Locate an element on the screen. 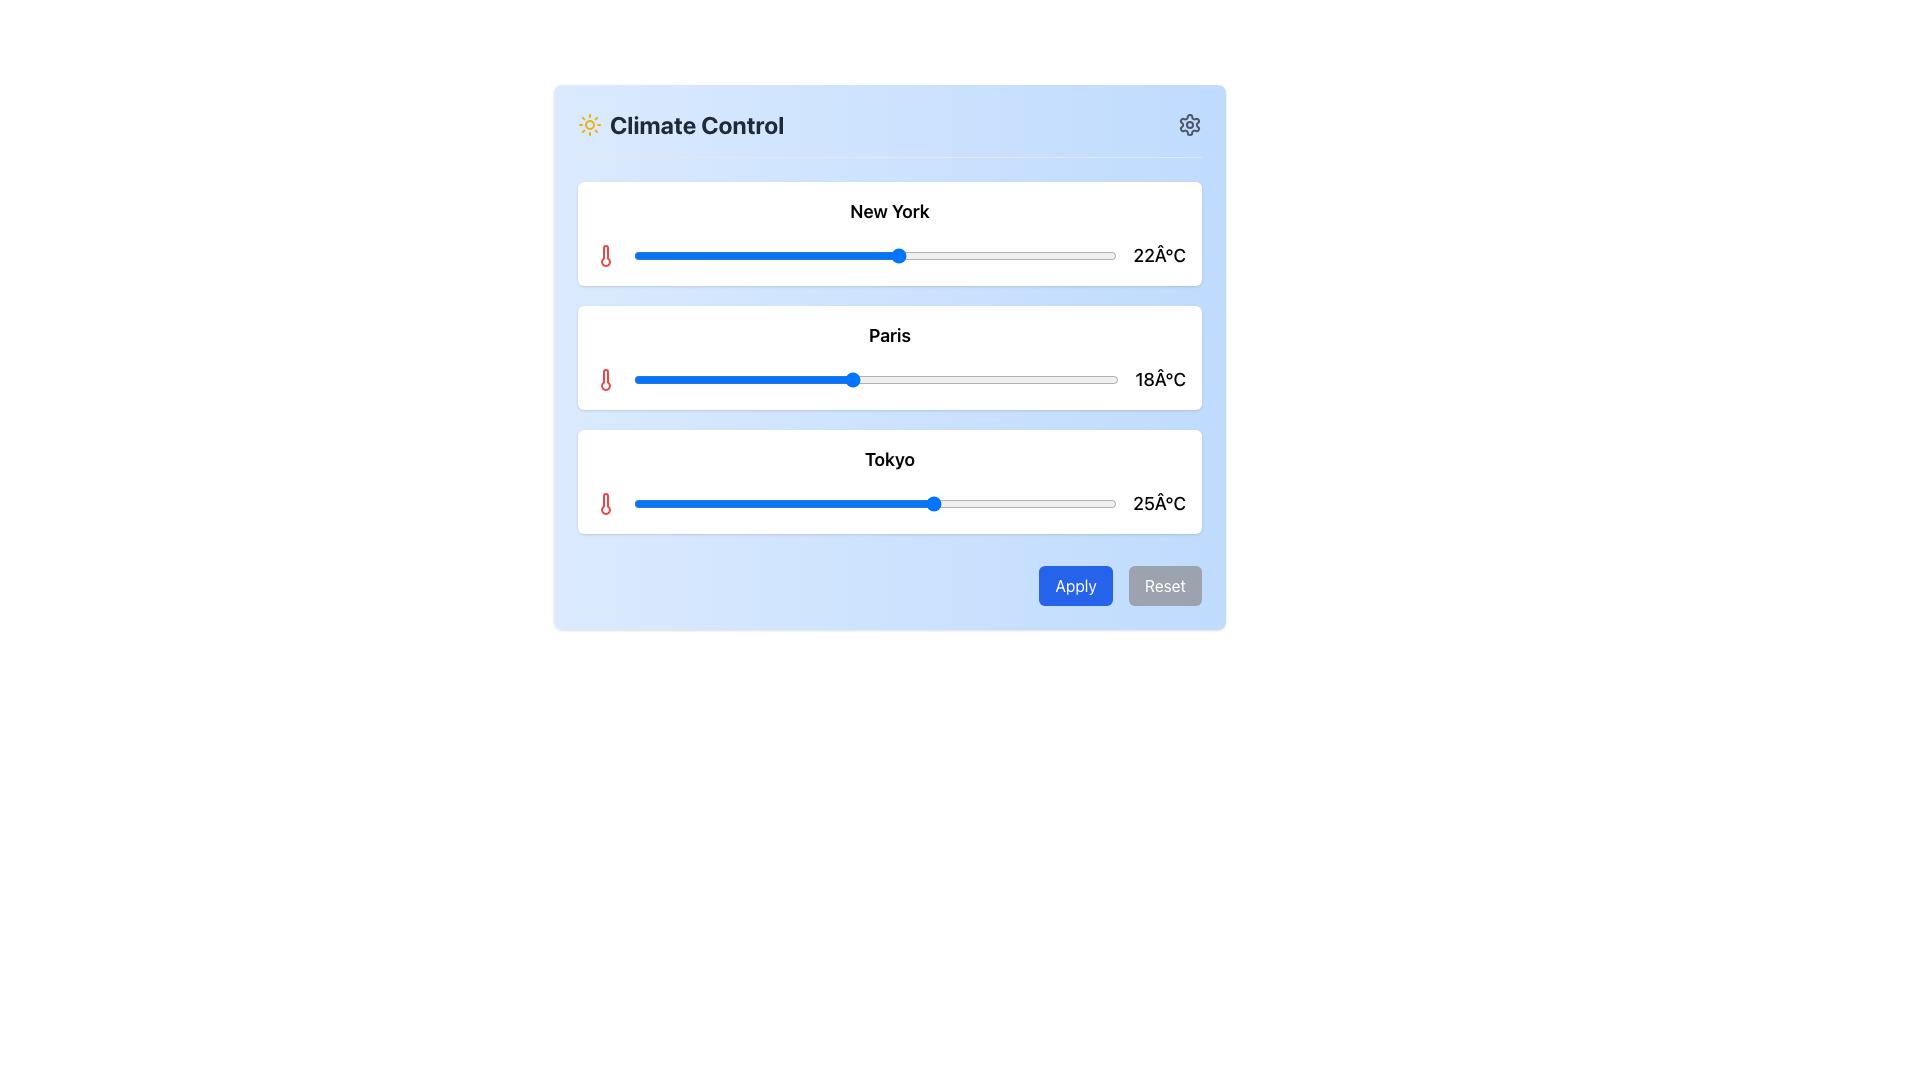 This screenshot has width=1920, height=1080. the Tokyo temperature is located at coordinates (1055, 503).